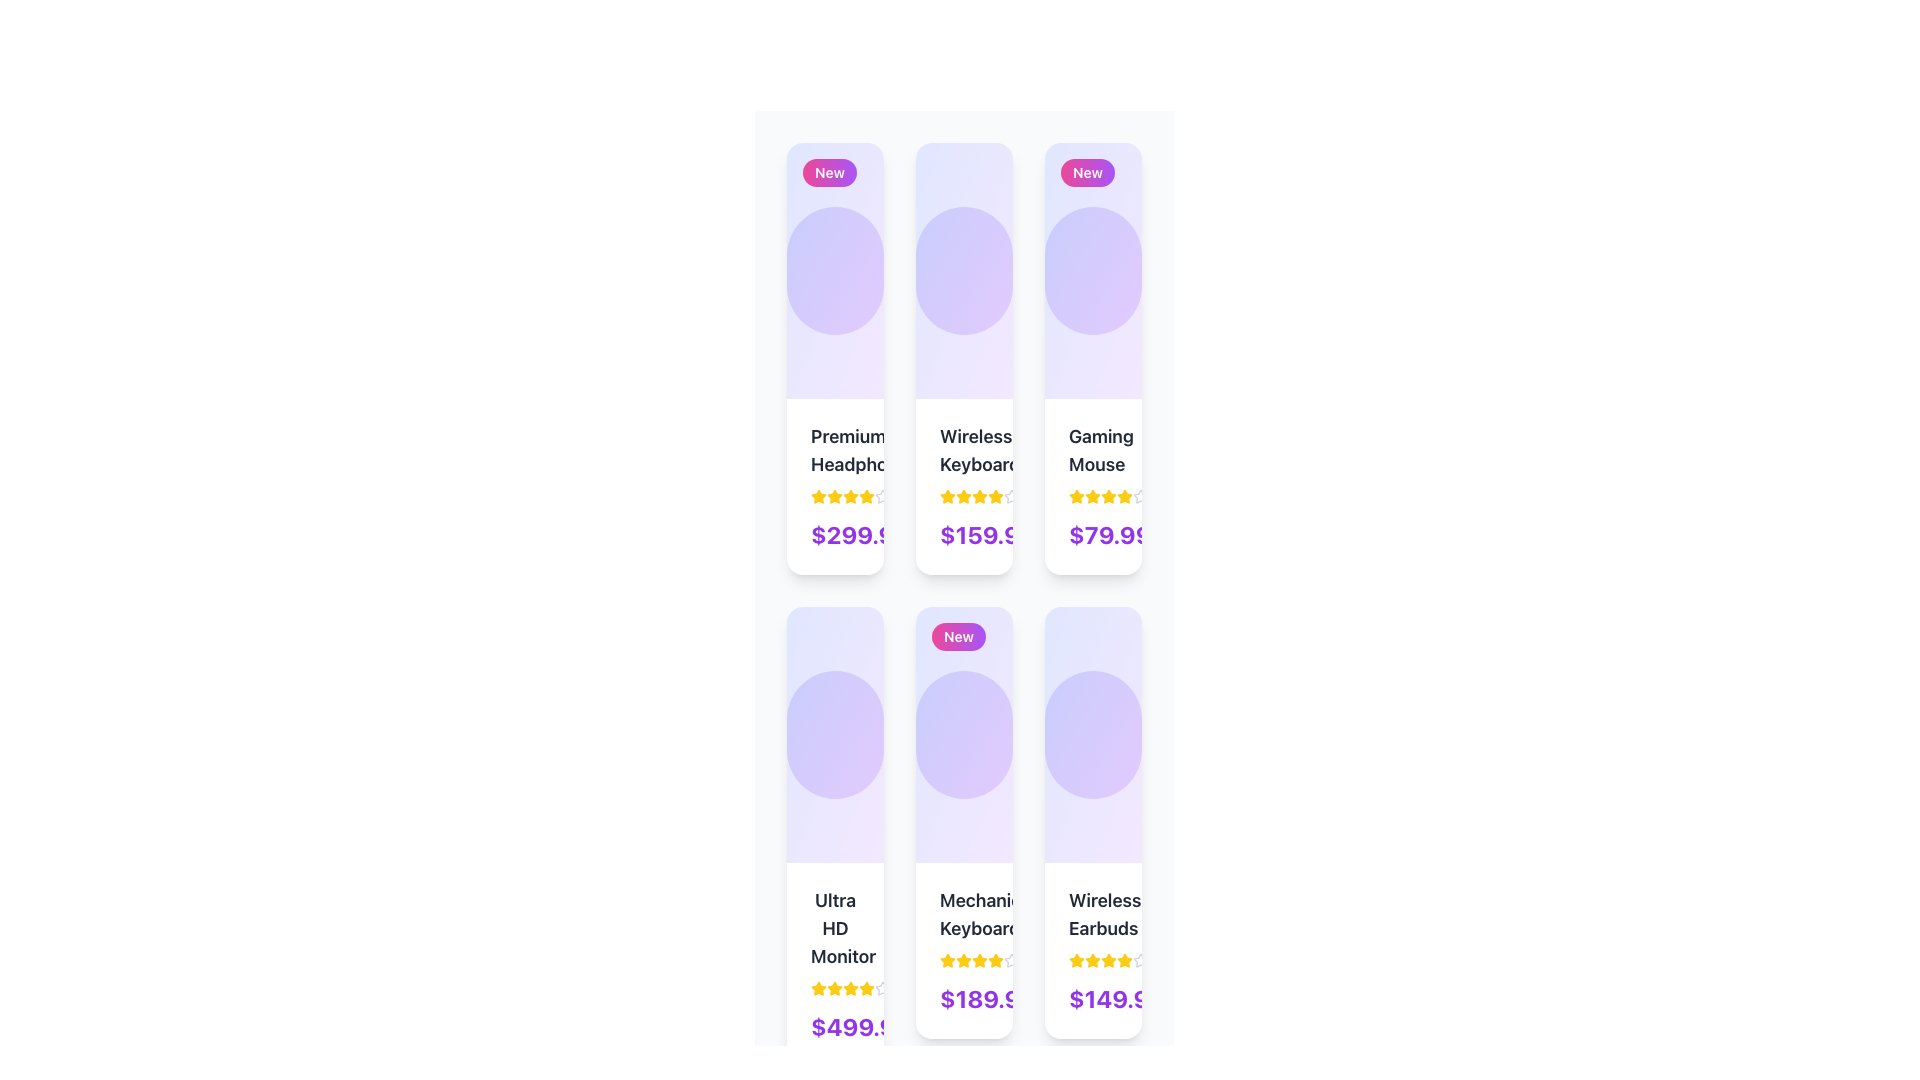 This screenshot has width=1920, height=1080. What do you see at coordinates (1092, 914) in the screenshot?
I see `the text label reading 'Wireless Earbuds' which is styled with a larger, bold font in dark gray color, located in the bottom-right corner of the interface above the star ratings and price information` at bounding box center [1092, 914].